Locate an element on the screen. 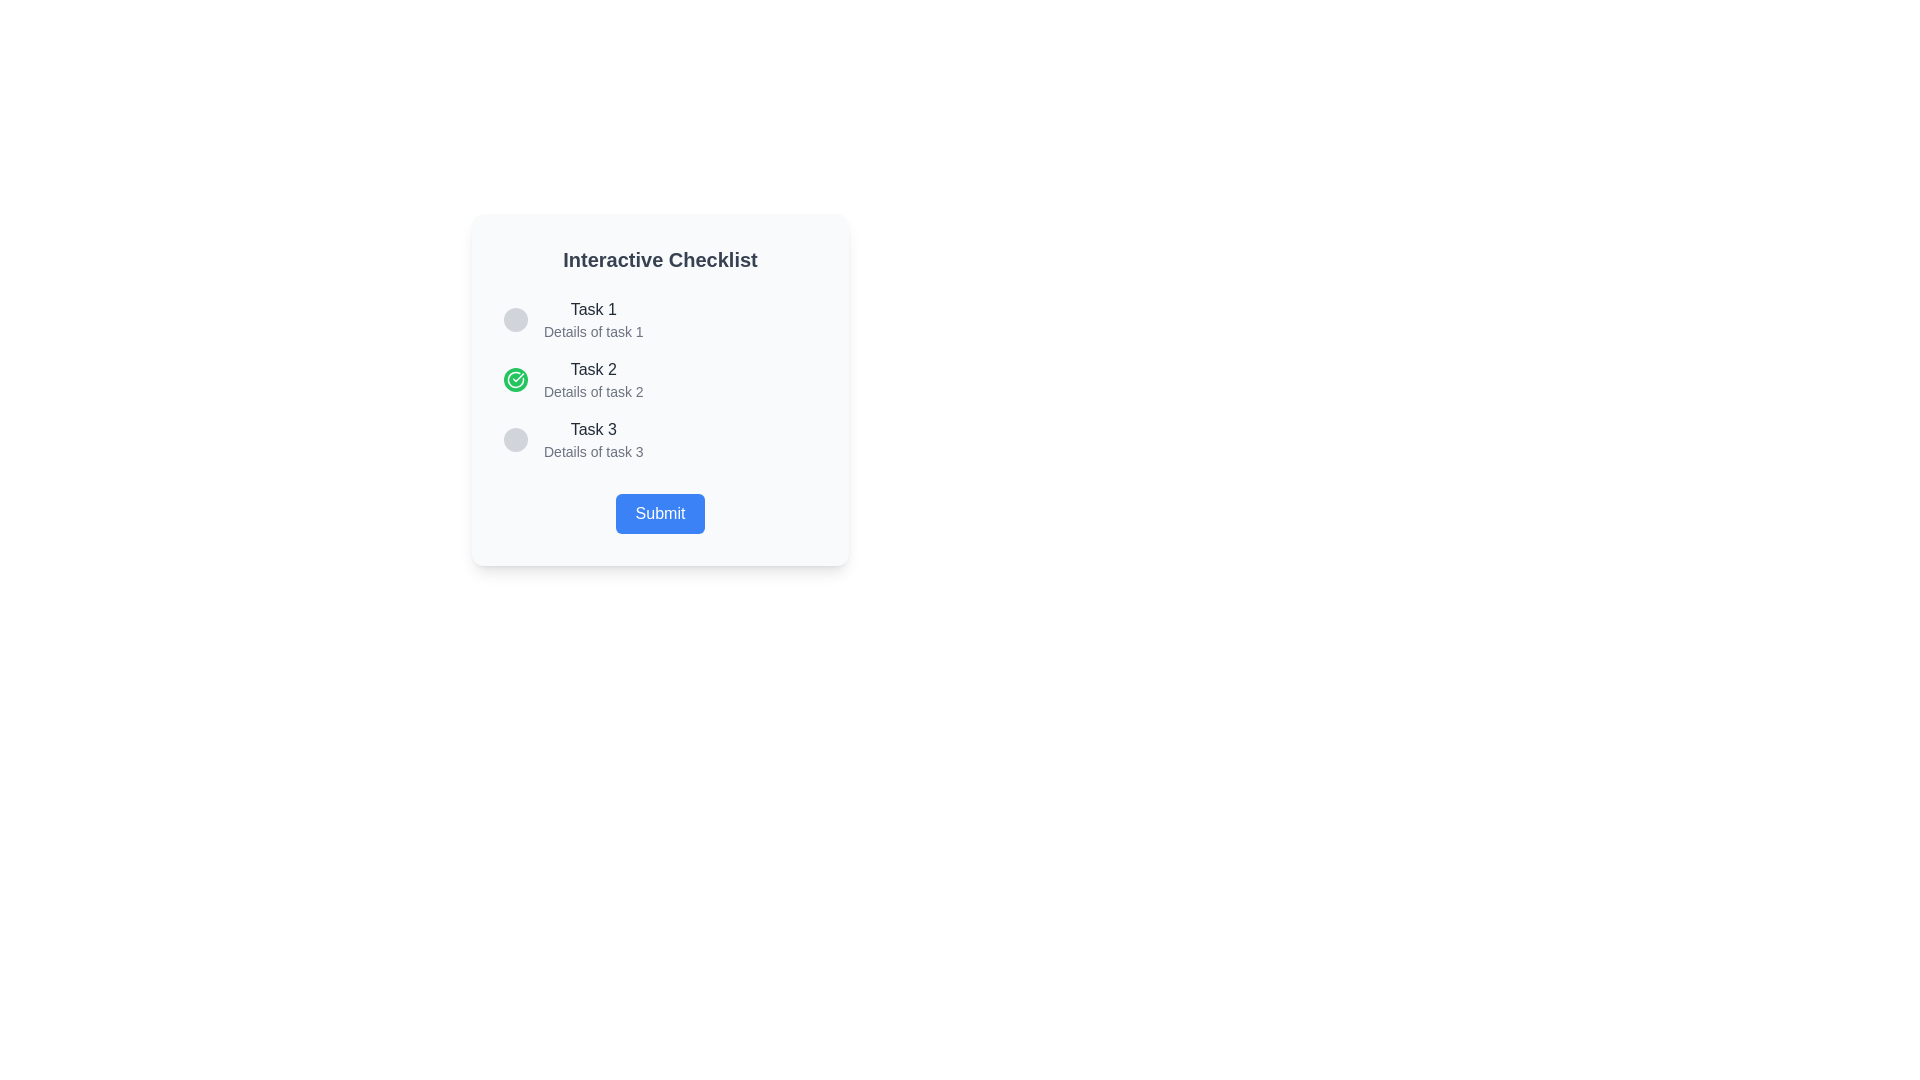  the text label reading 'Details of task 3', which is styled with a smaller gray font and positioned below the 'Task 3' heading in the checklist interface is located at coordinates (592, 451).